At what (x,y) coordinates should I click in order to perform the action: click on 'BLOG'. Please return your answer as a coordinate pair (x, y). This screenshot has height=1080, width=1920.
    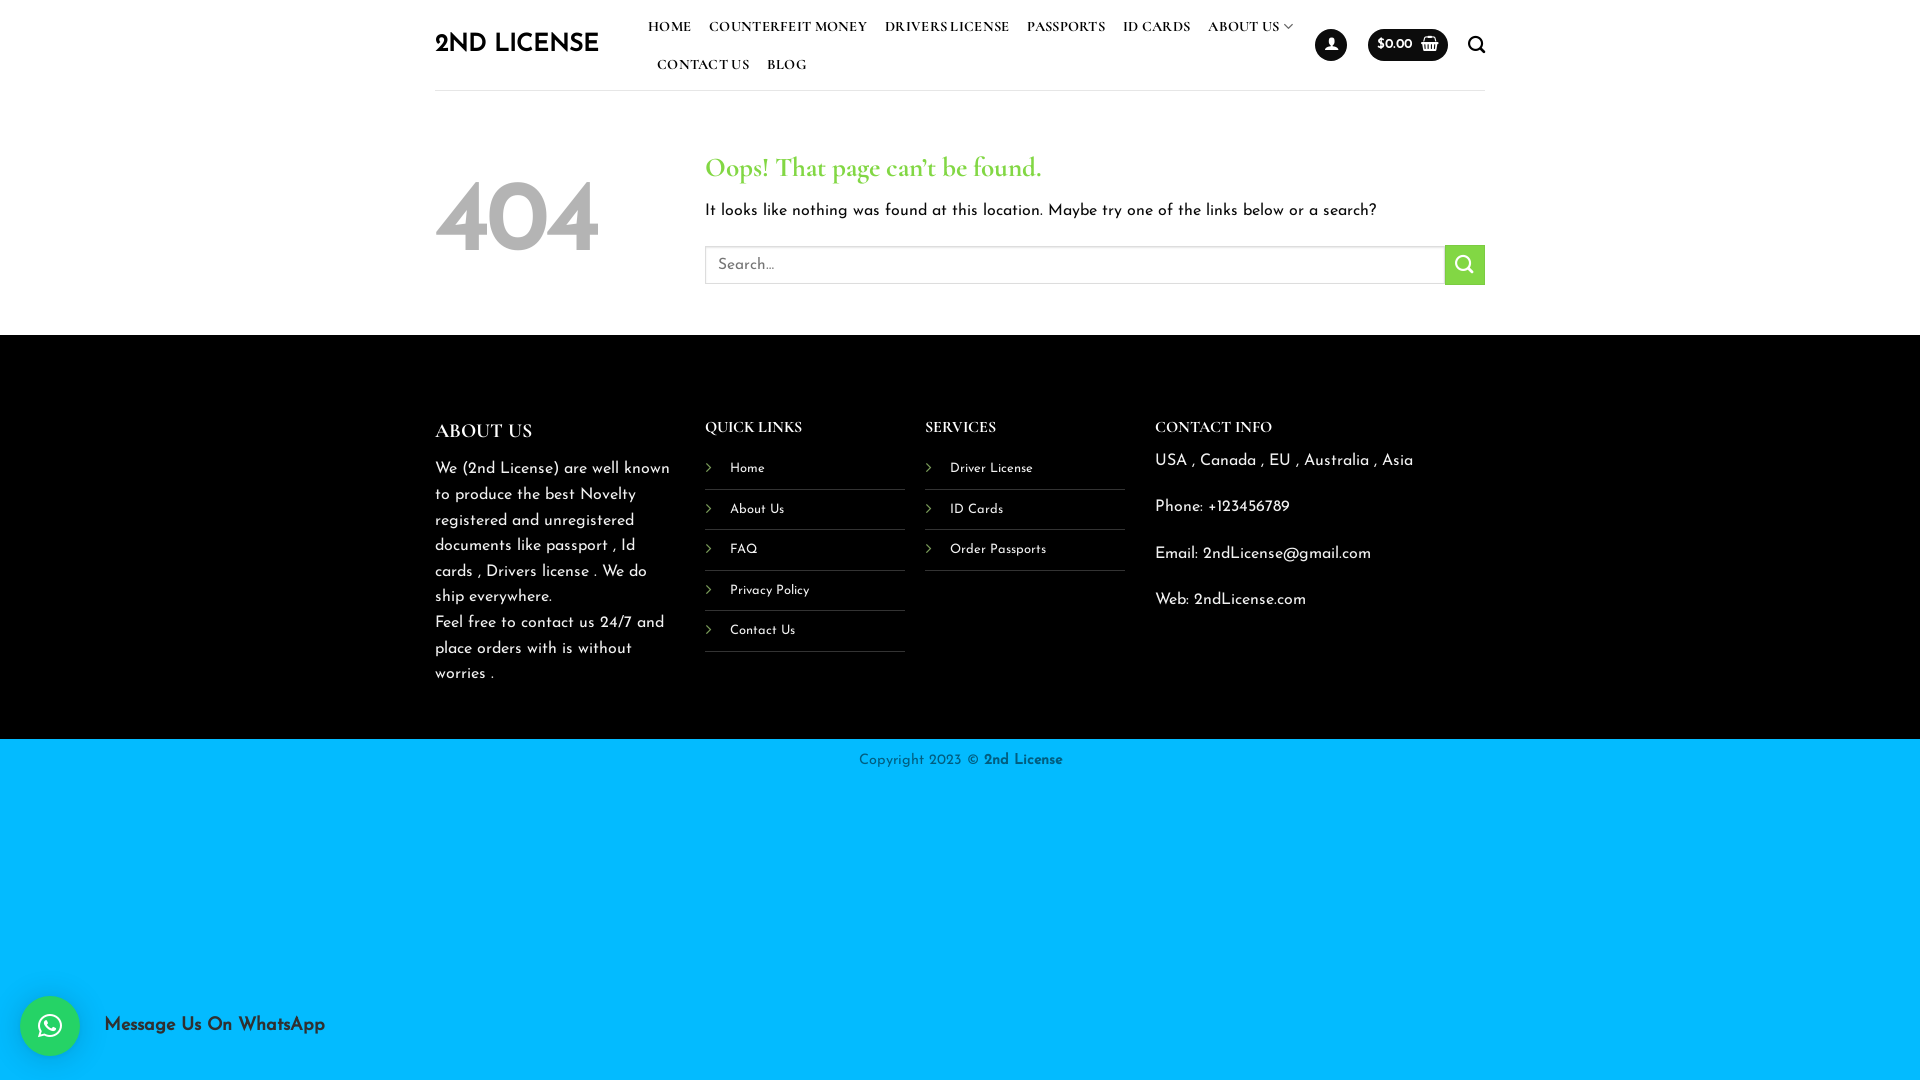
    Looking at the image, I should click on (785, 64).